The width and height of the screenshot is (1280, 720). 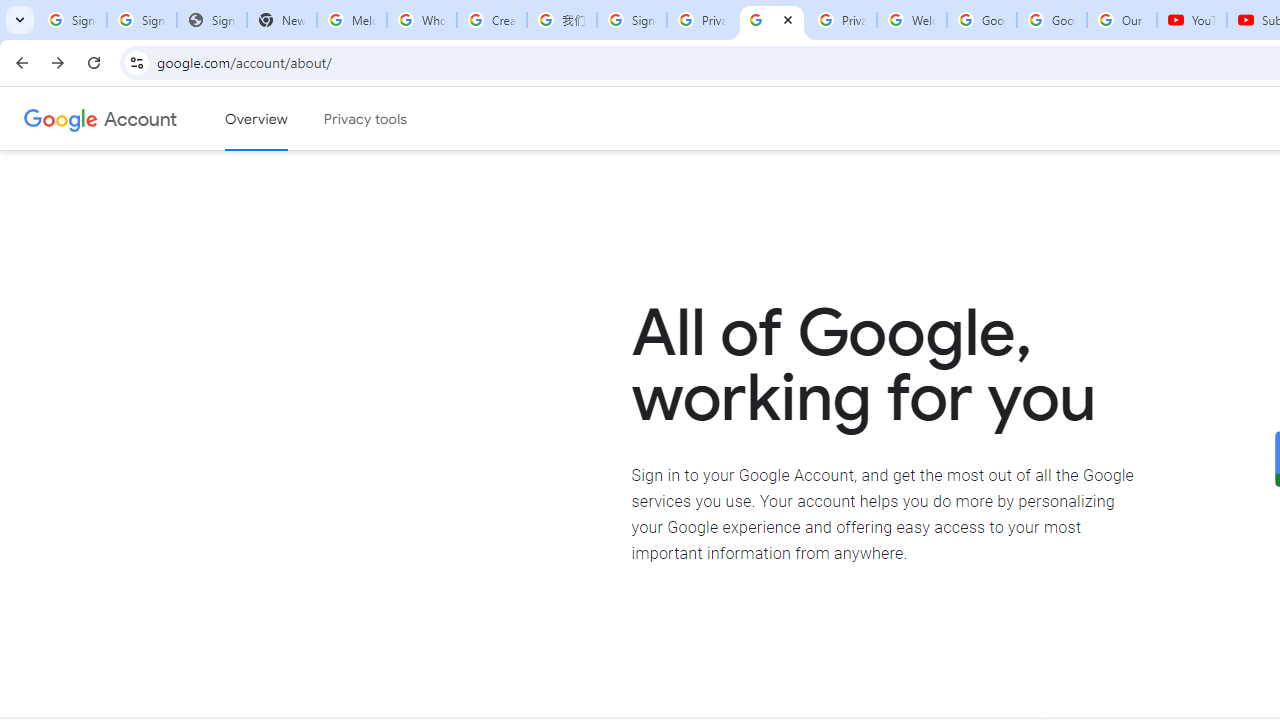 What do you see at coordinates (492, 20) in the screenshot?
I see `'Create your Google Account'` at bounding box center [492, 20].